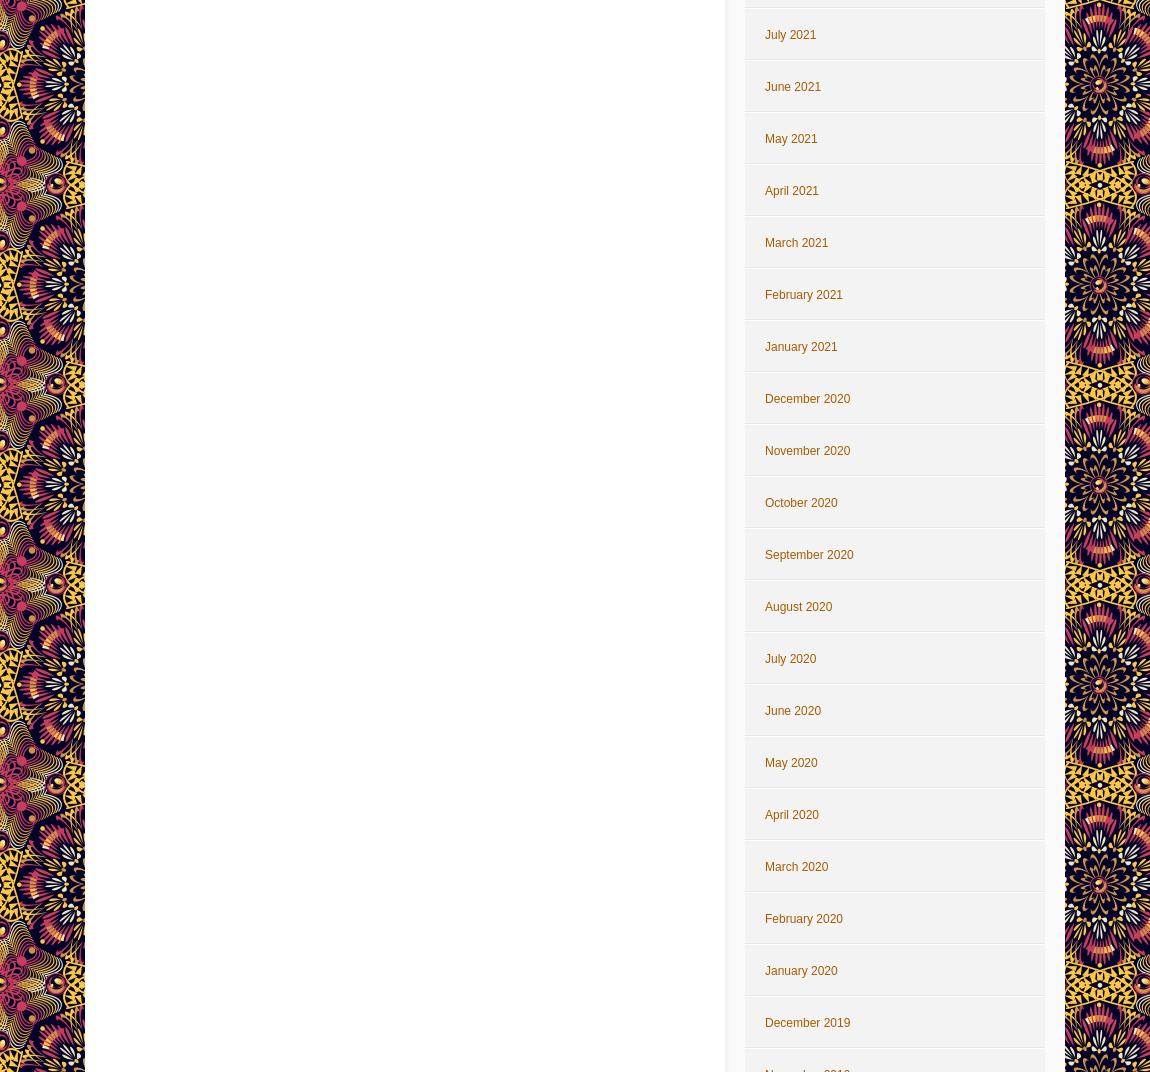  Describe the element at coordinates (763, 294) in the screenshot. I see `'February 2021'` at that location.